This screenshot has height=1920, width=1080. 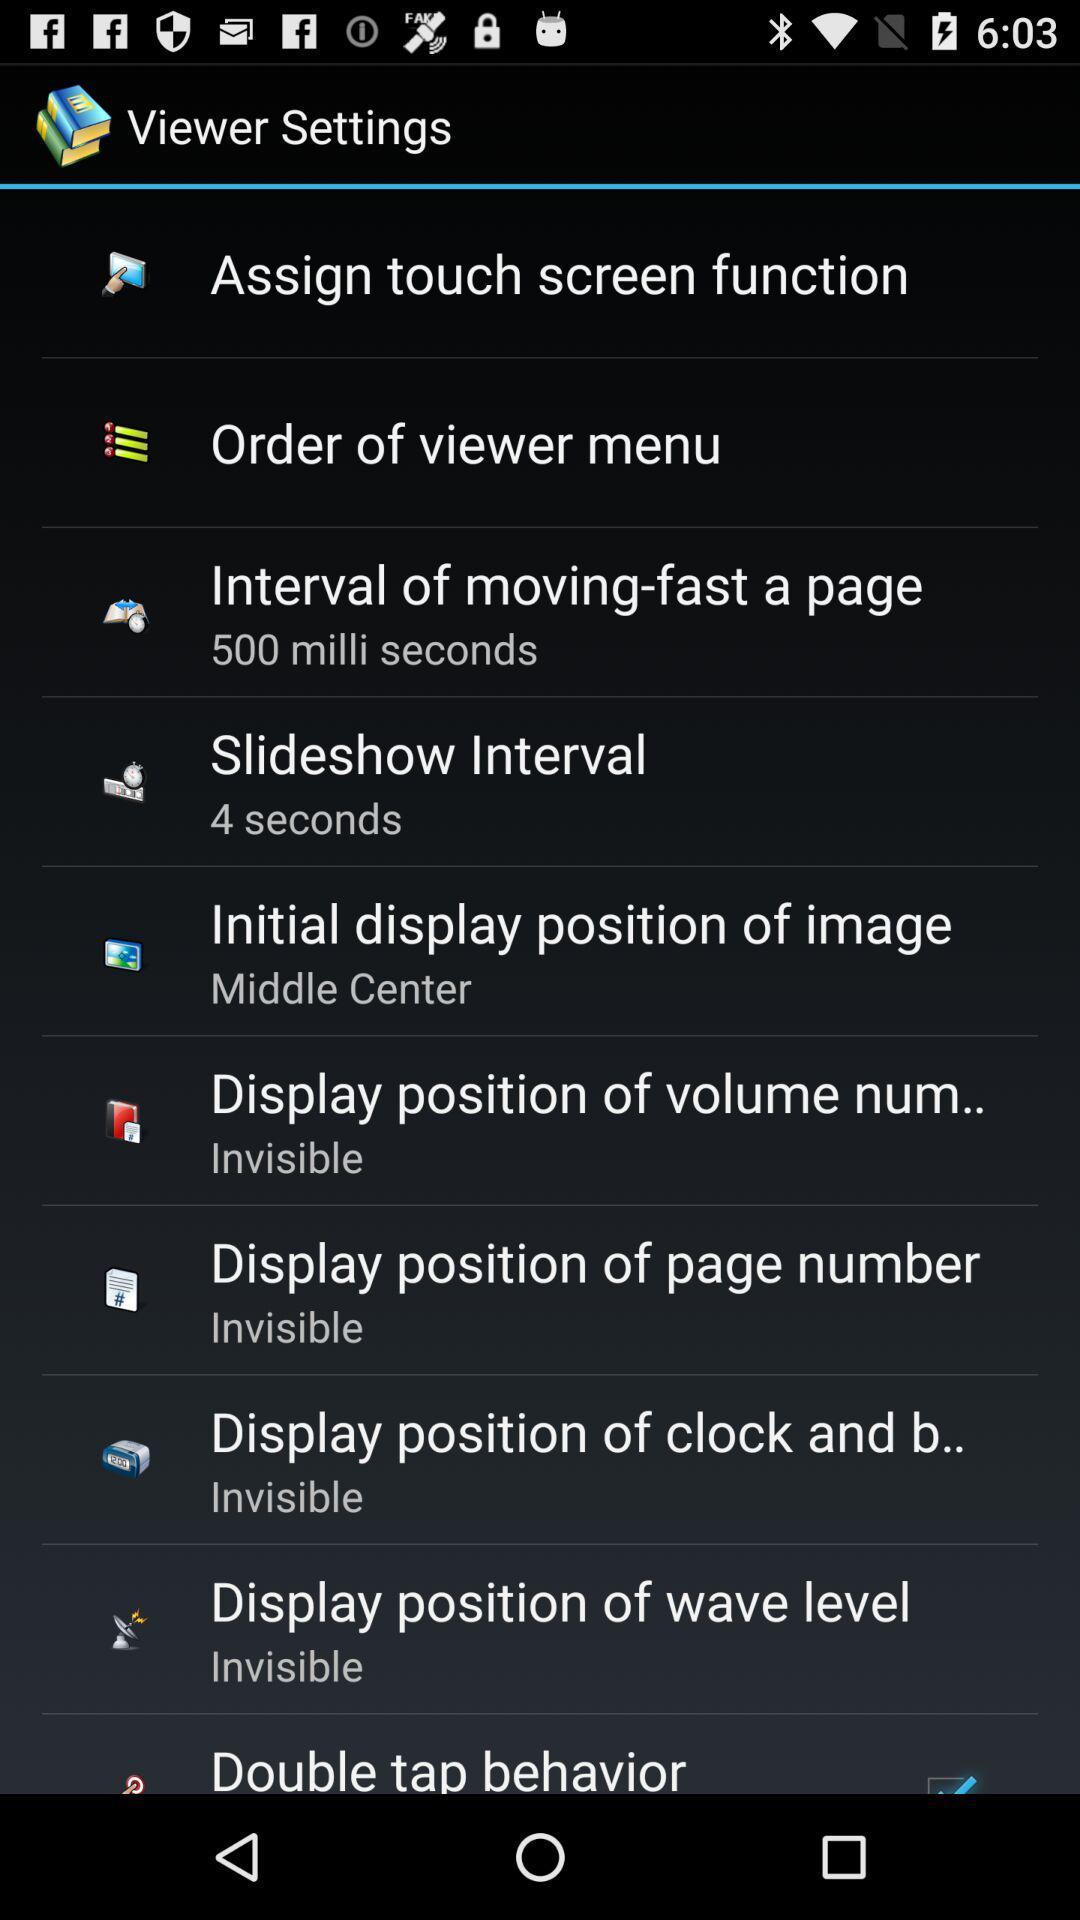 What do you see at coordinates (339, 987) in the screenshot?
I see `middle center item` at bounding box center [339, 987].